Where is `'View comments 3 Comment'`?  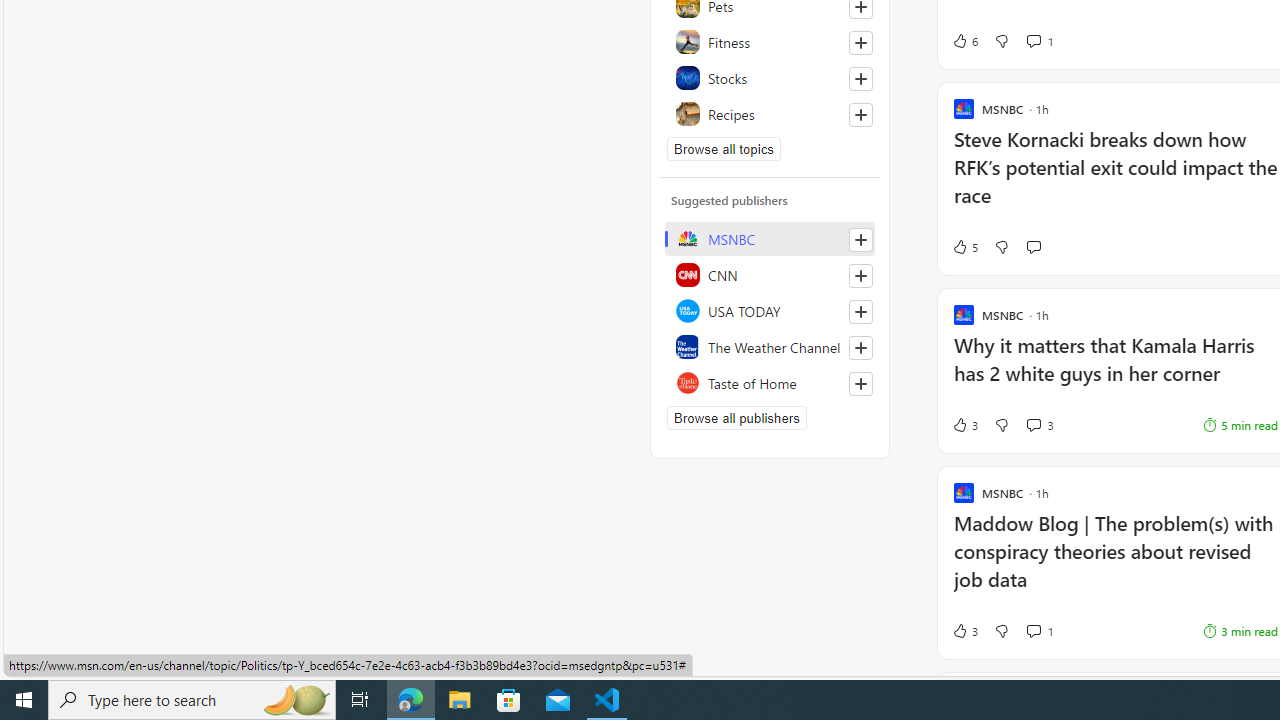 'View comments 3 Comment' is located at coordinates (1033, 423).